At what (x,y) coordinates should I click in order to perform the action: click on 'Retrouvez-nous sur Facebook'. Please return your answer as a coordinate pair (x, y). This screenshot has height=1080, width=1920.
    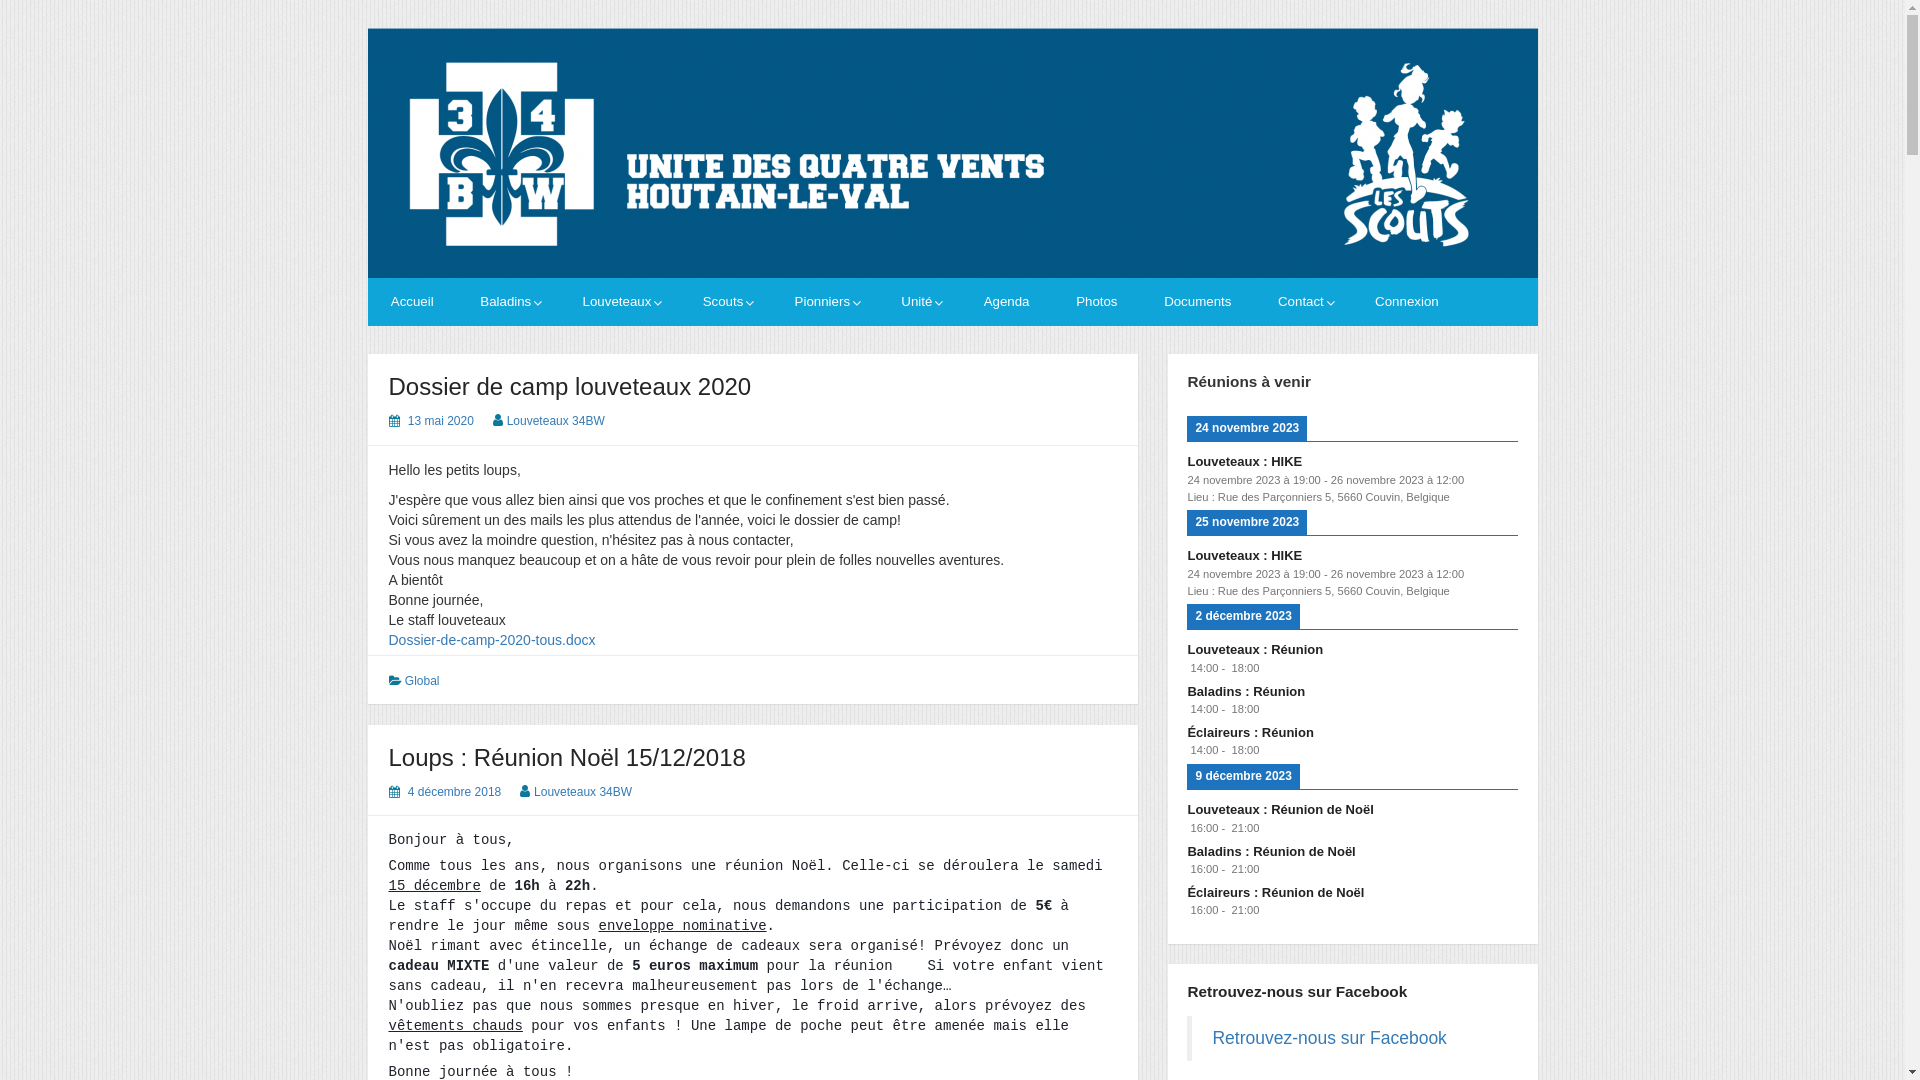
    Looking at the image, I should click on (1329, 1036).